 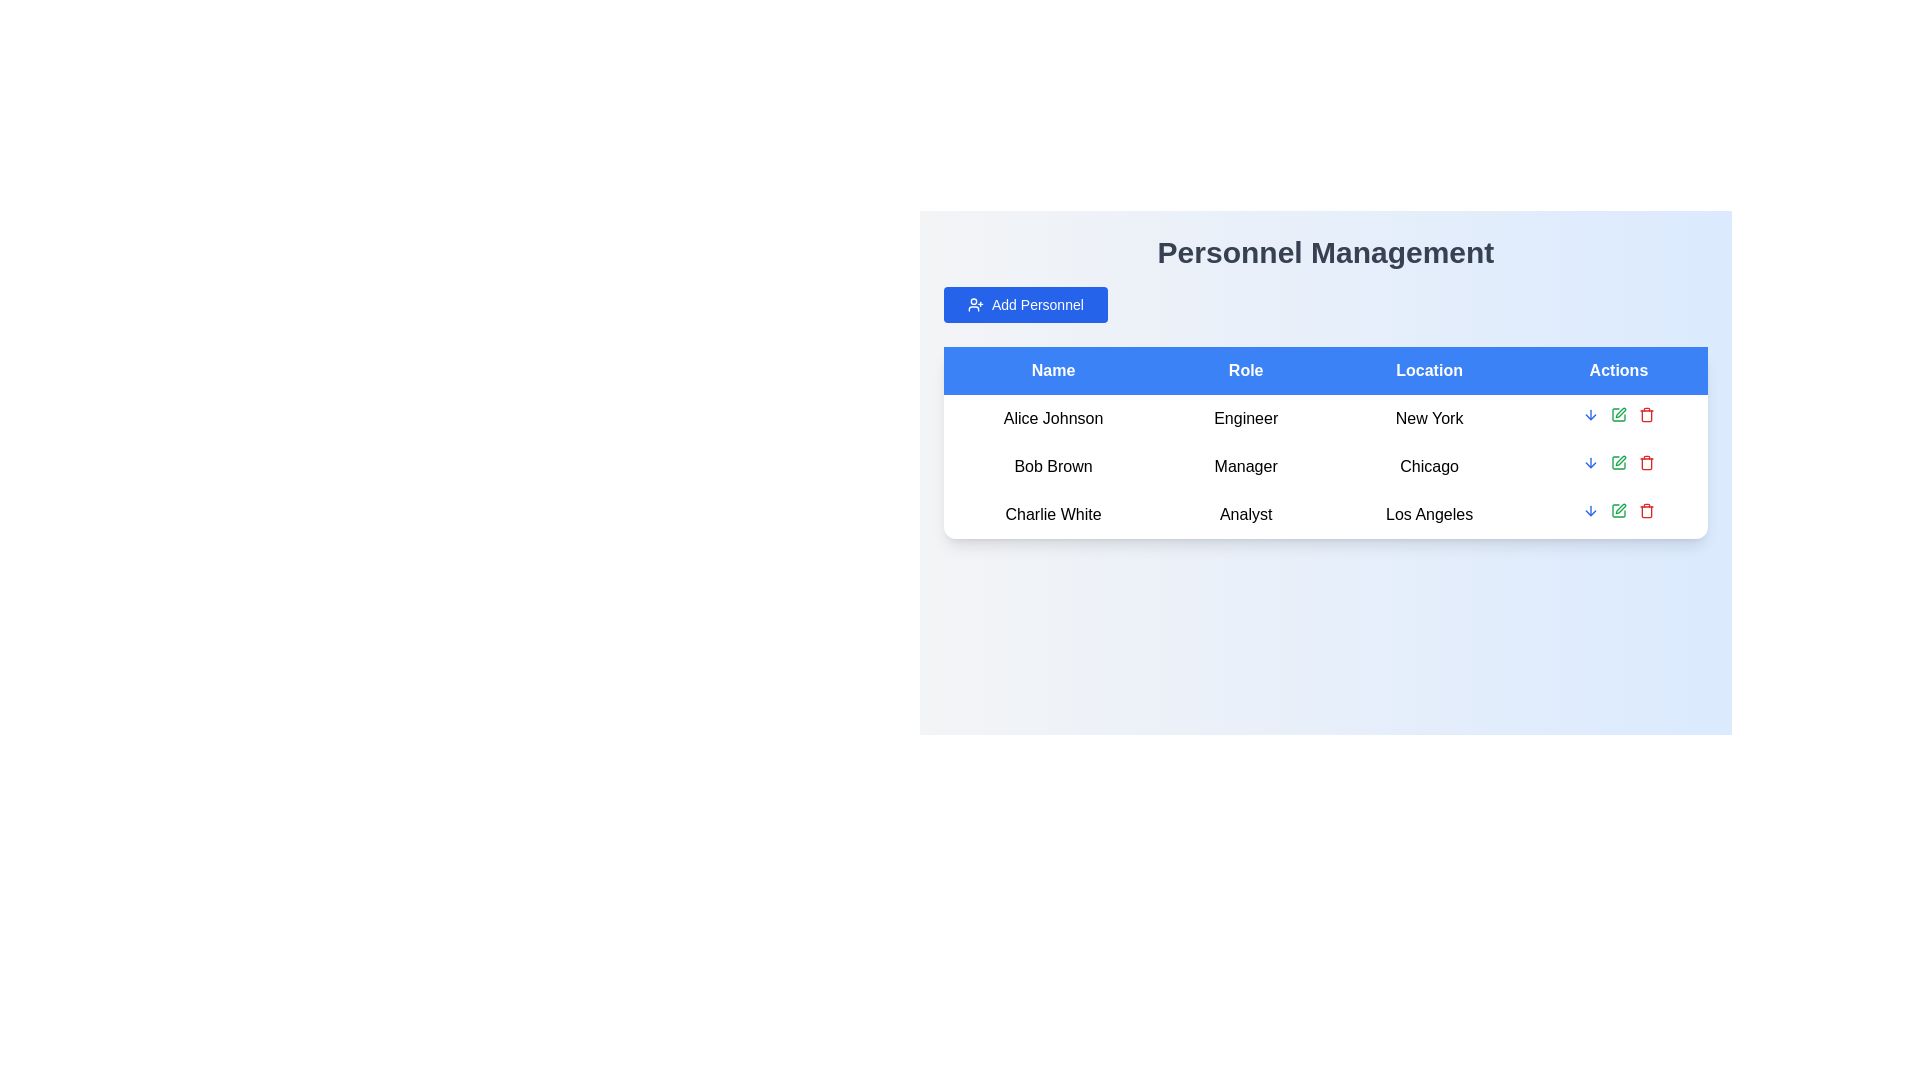 I want to click on the static text element that indicates the role of 'Bob Brown' as 'Manager' in the table, located in the second column under the header 'Role', so click(x=1245, y=466).